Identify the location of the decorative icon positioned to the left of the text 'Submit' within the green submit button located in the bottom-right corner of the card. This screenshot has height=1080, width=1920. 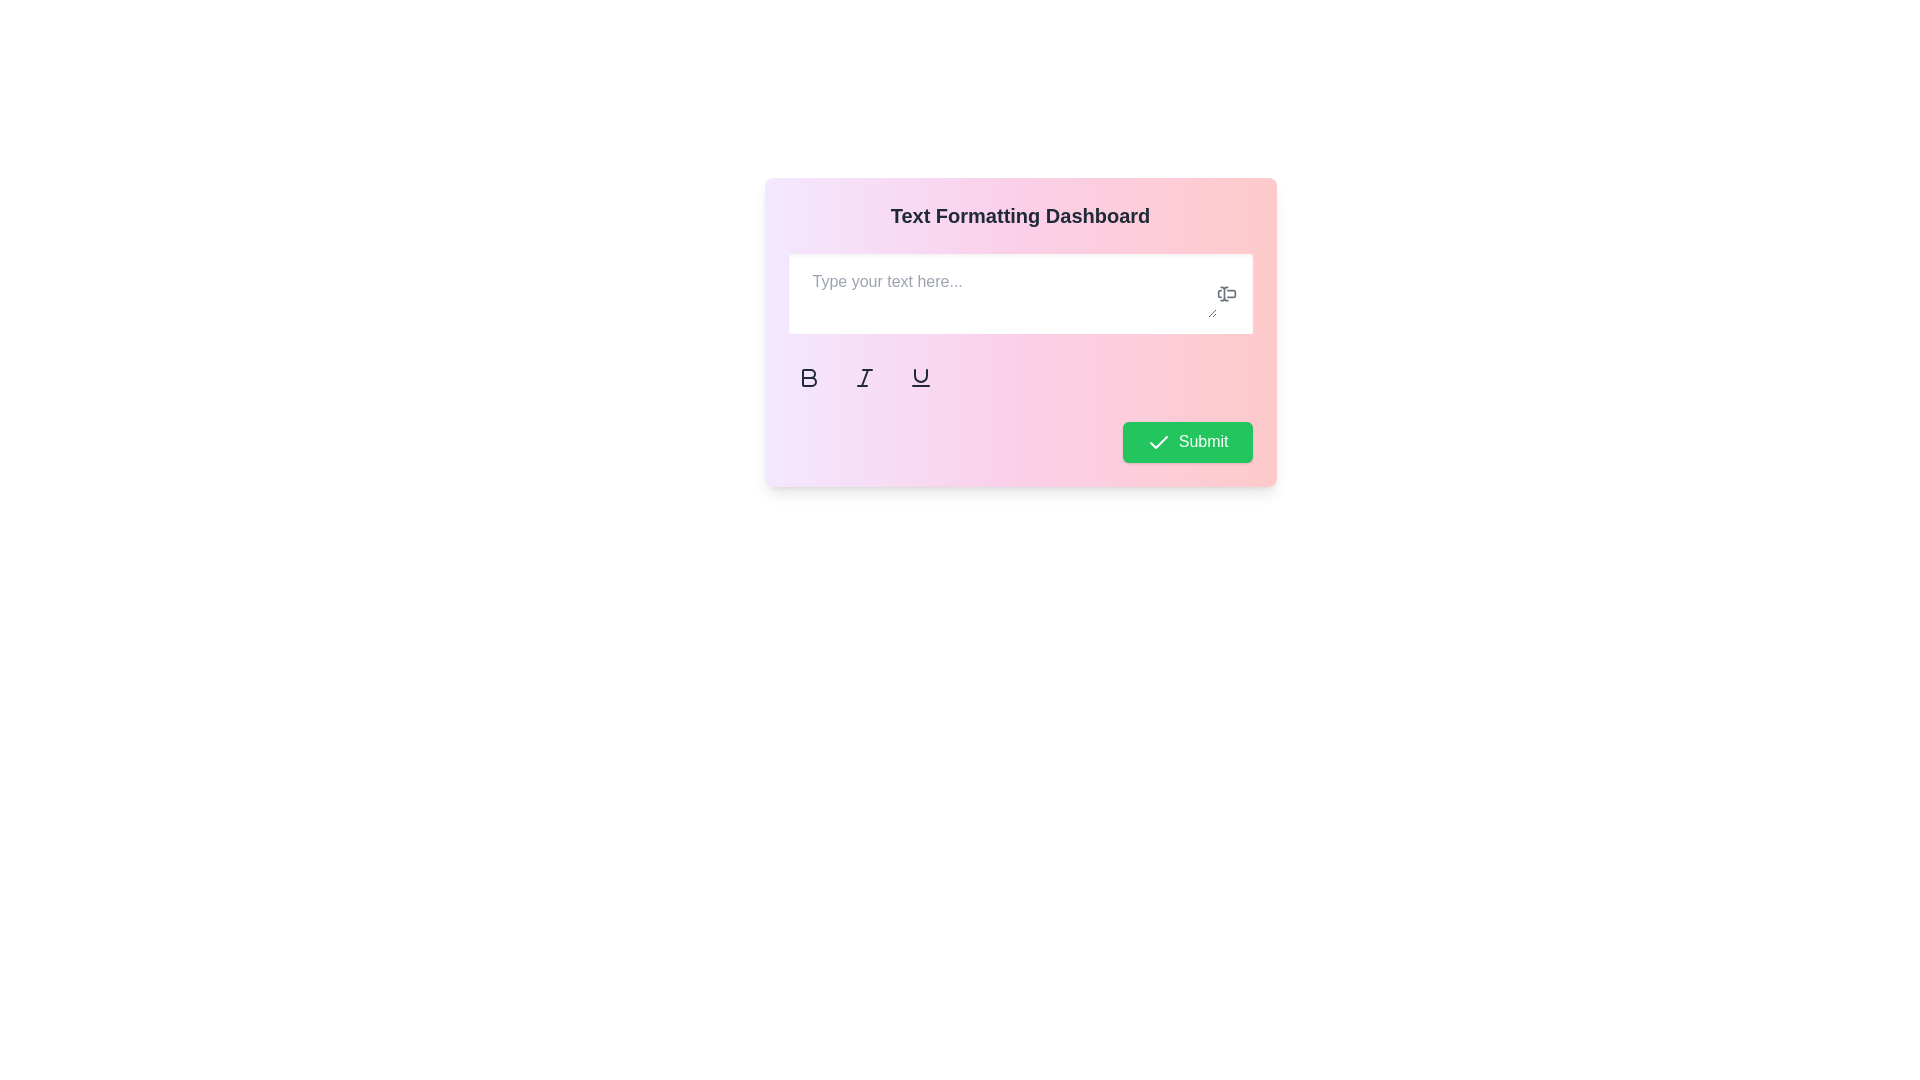
(1158, 441).